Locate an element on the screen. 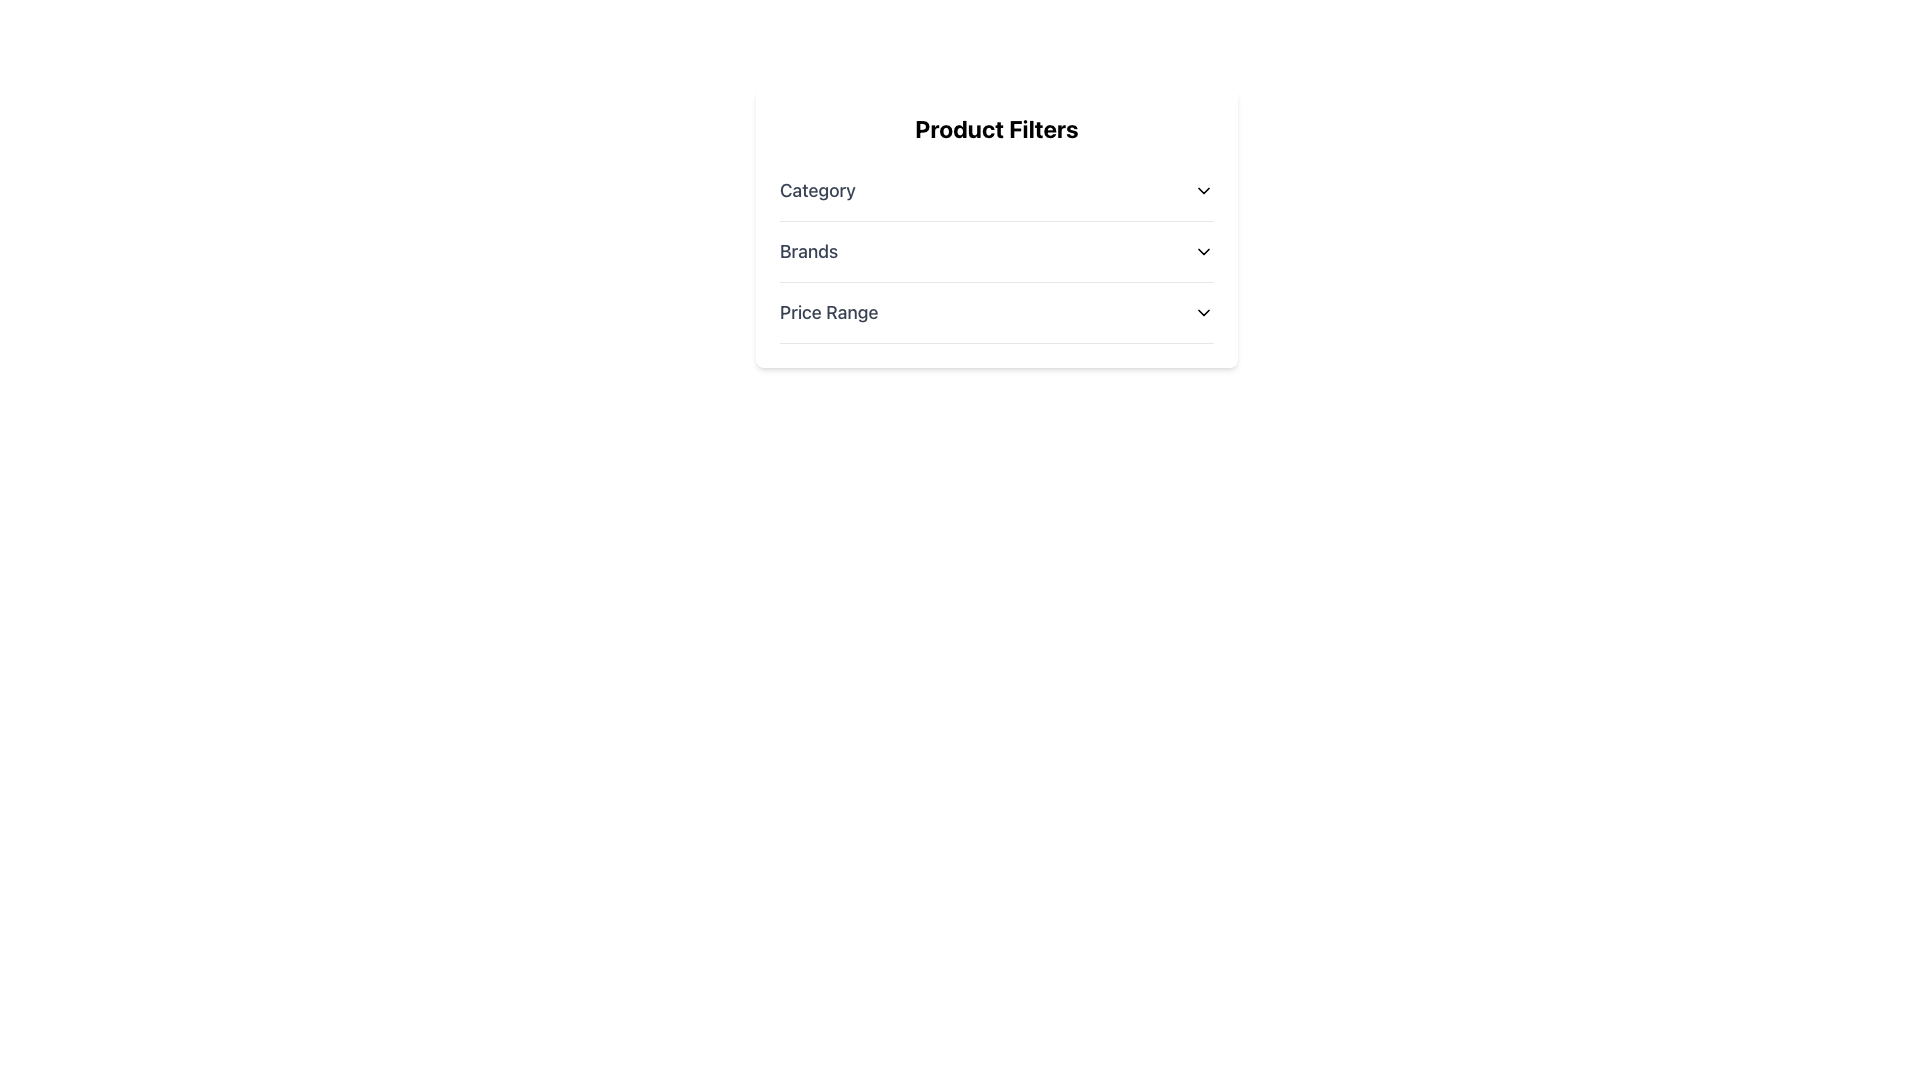 Image resolution: width=1920 pixels, height=1080 pixels. the first item in the 'Product Filters' dropdown menu is located at coordinates (997, 191).